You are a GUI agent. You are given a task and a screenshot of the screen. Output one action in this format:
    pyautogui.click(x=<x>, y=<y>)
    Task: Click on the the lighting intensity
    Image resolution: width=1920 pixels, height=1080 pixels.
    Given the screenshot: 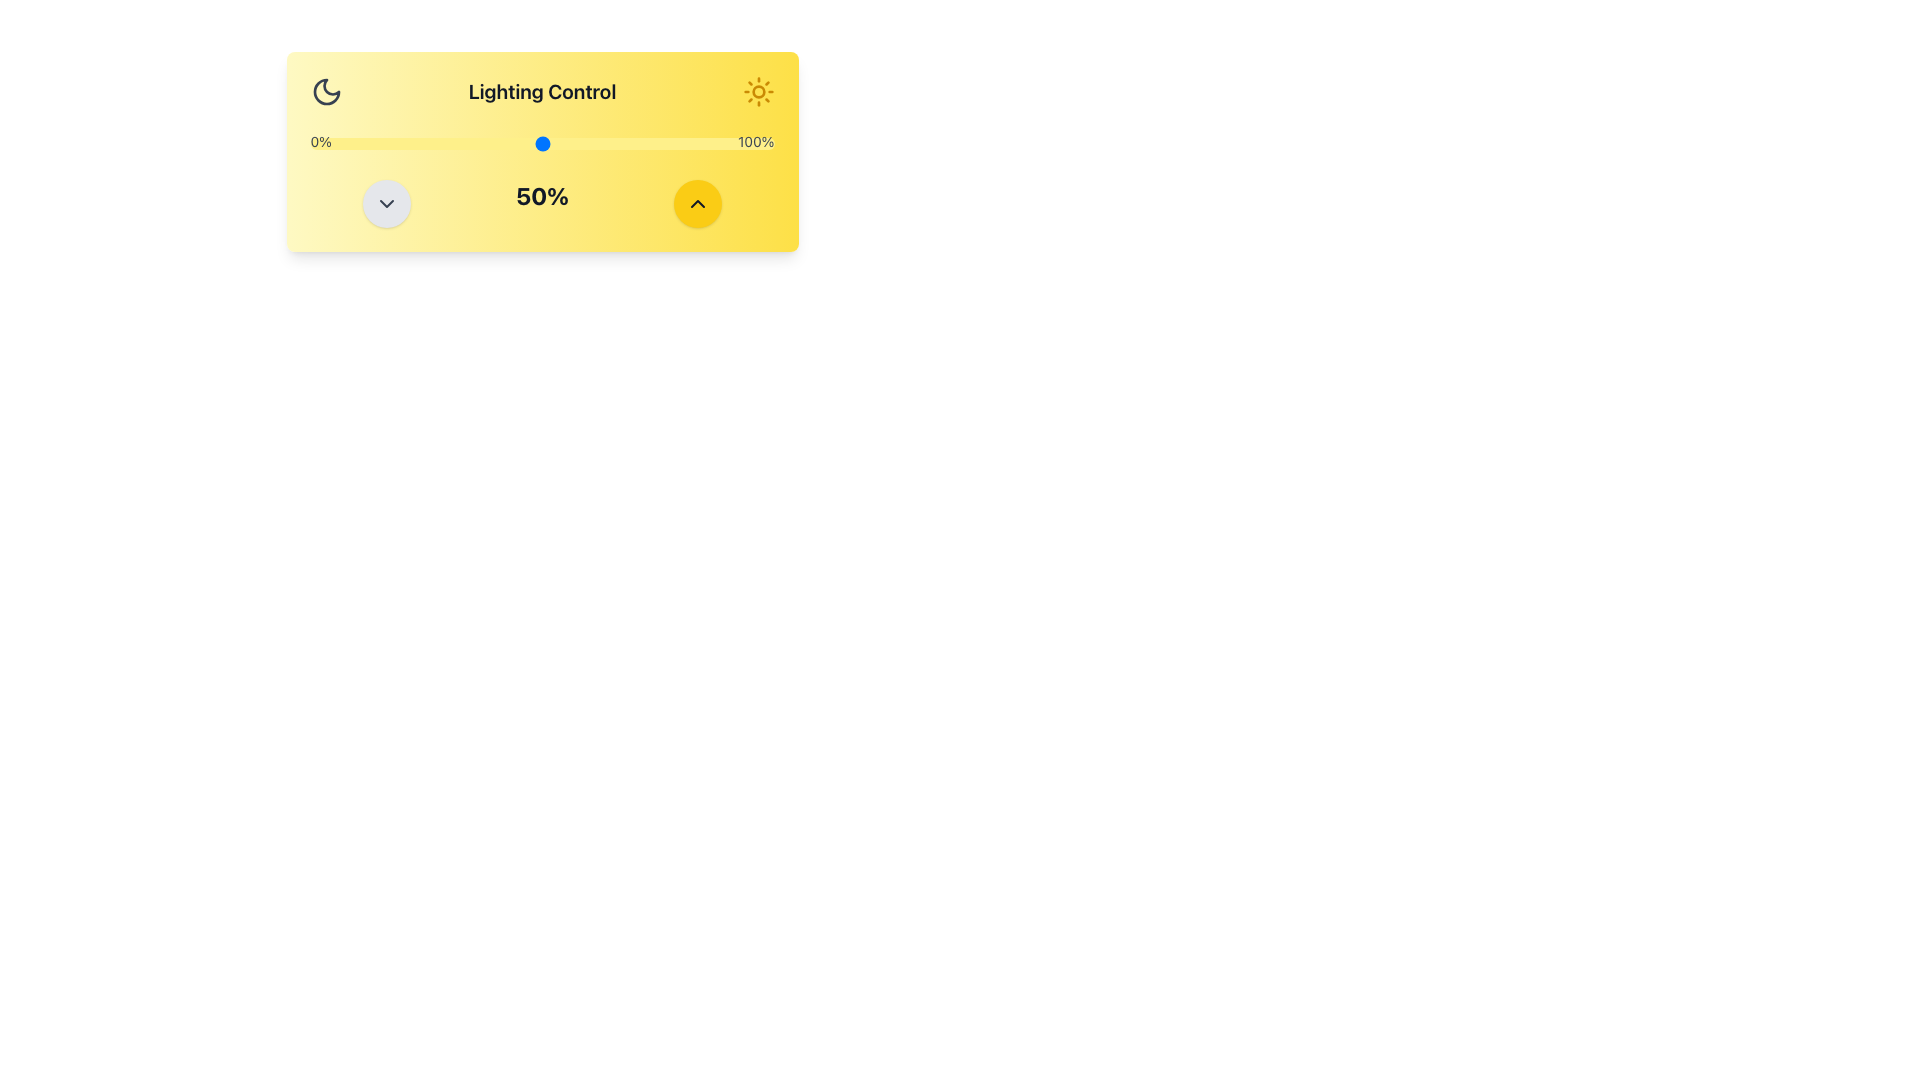 What is the action you would take?
    pyautogui.click(x=620, y=142)
    